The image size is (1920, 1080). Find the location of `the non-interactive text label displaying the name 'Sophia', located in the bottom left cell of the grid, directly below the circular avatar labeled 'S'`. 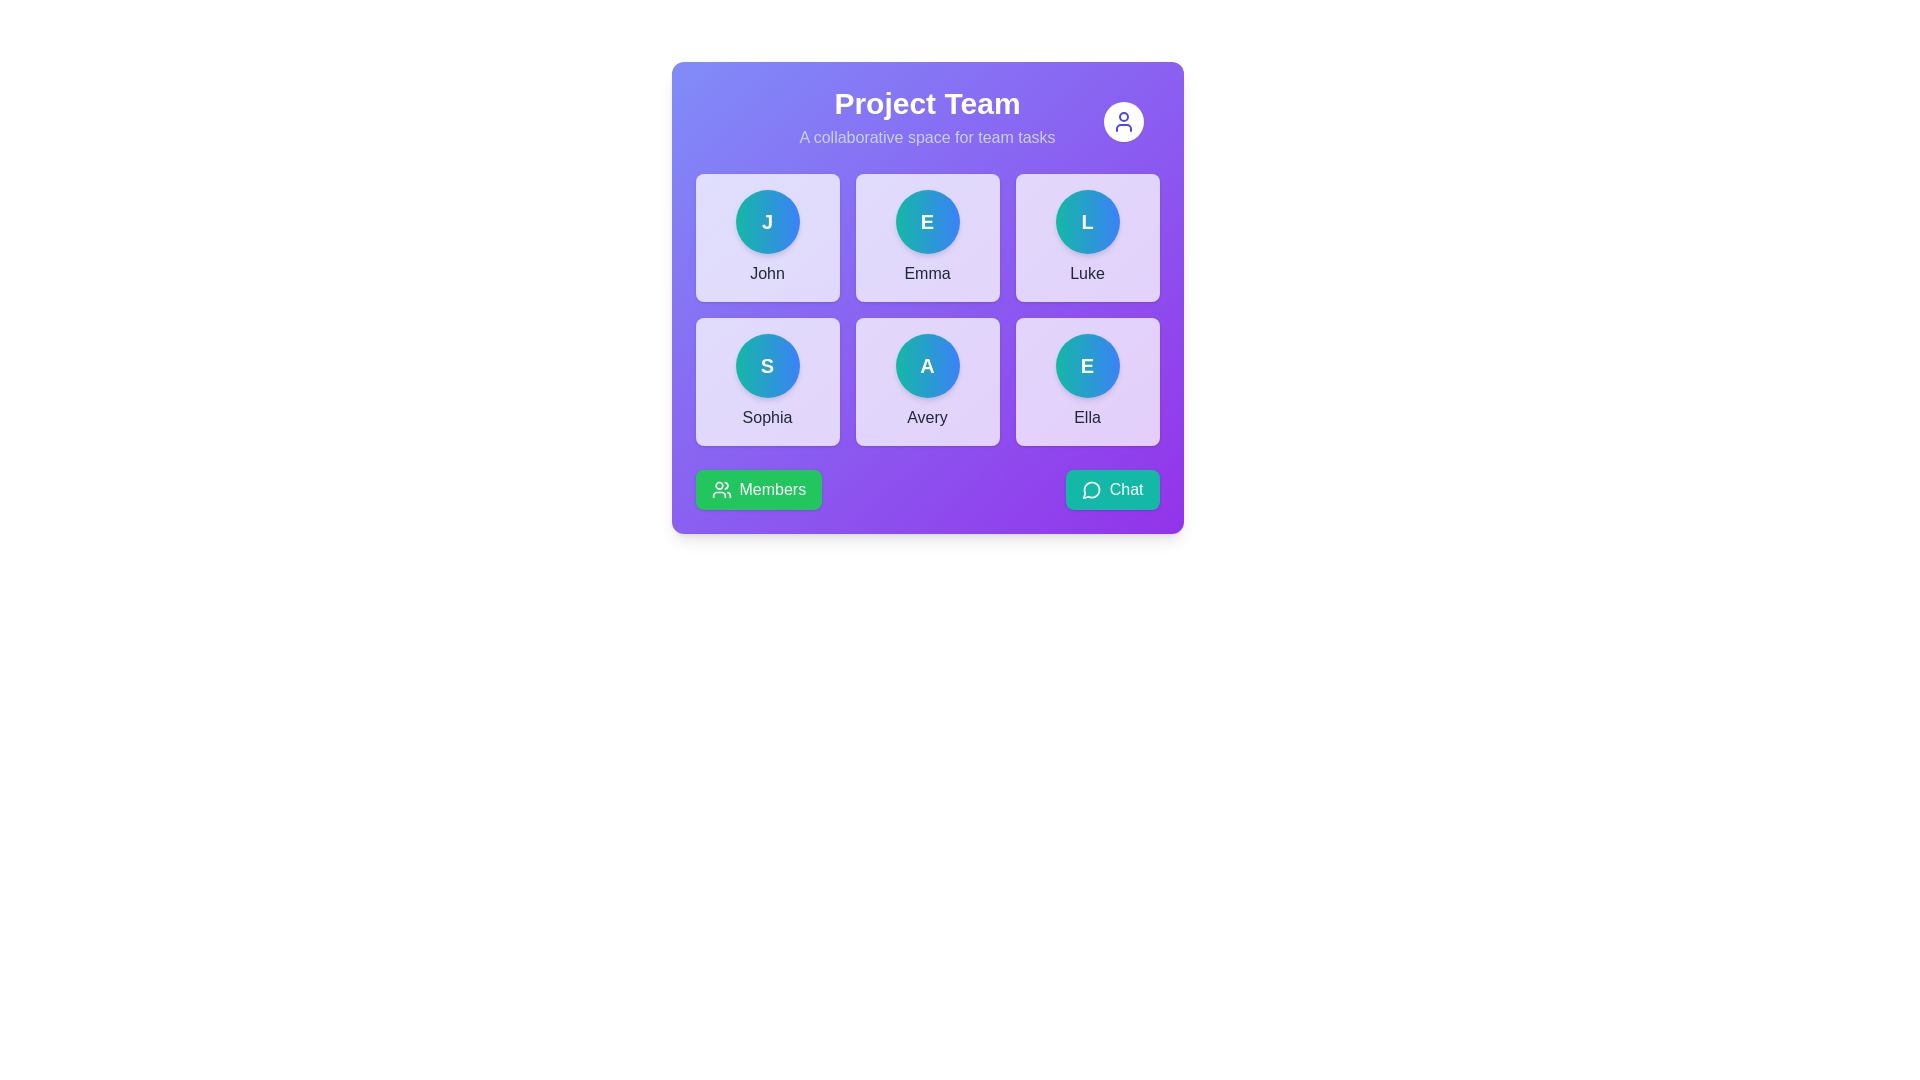

the non-interactive text label displaying the name 'Sophia', located in the bottom left cell of the grid, directly below the circular avatar labeled 'S' is located at coordinates (766, 416).